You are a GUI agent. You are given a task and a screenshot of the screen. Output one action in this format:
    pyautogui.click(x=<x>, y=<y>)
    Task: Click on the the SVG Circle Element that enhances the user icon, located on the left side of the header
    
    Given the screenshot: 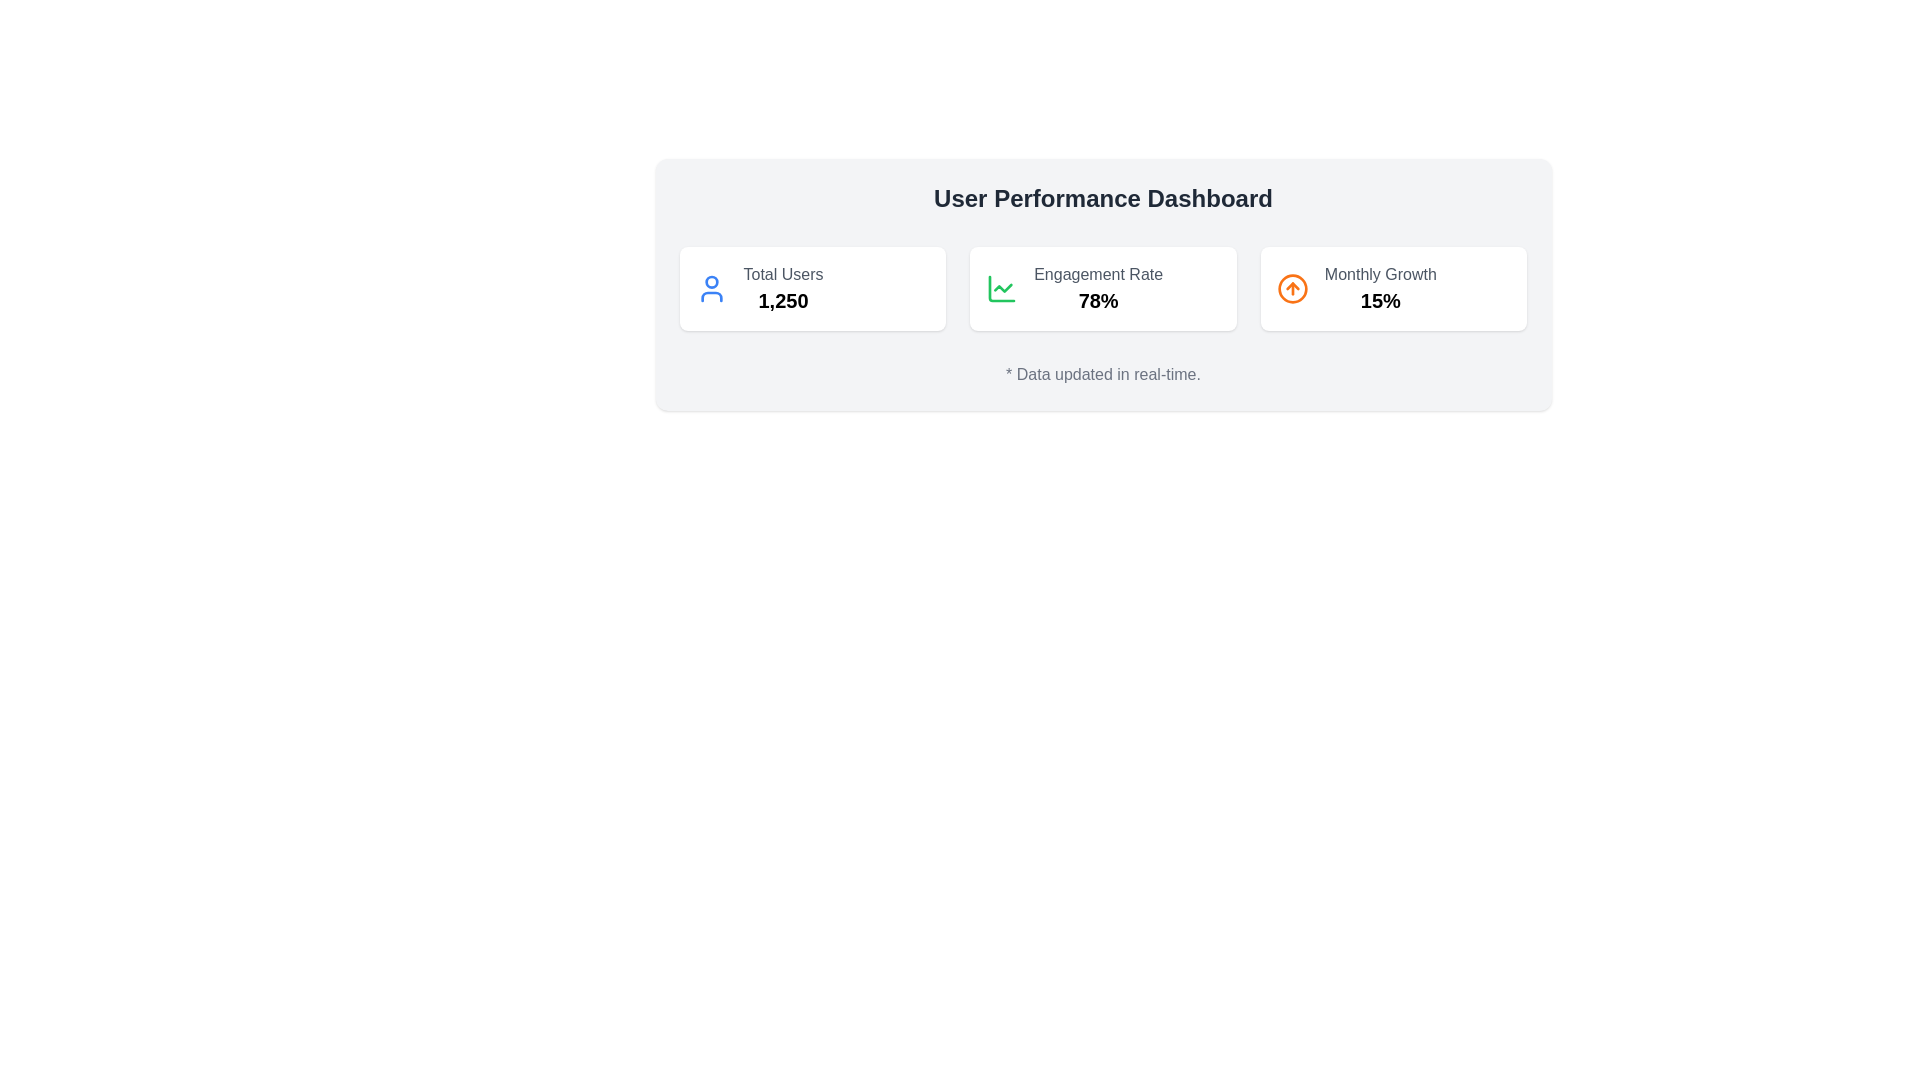 What is the action you would take?
    pyautogui.click(x=711, y=282)
    